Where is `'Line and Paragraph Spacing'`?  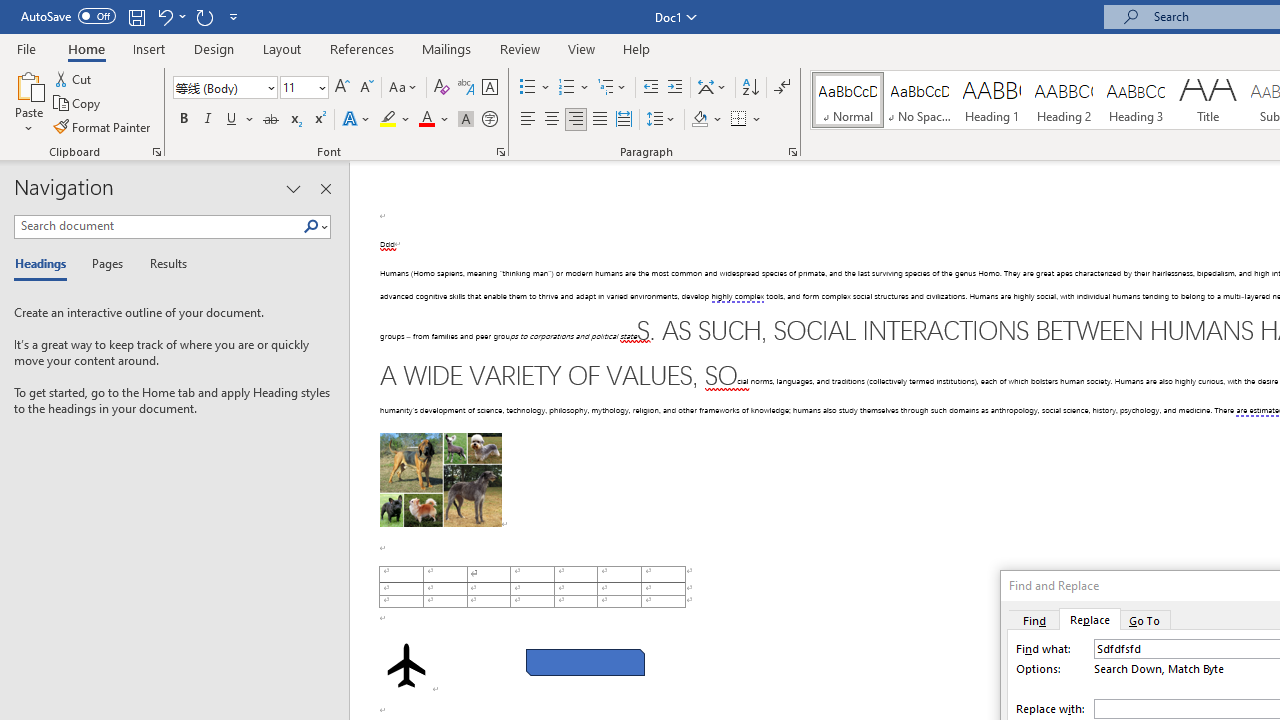 'Line and Paragraph Spacing' is located at coordinates (661, 119).